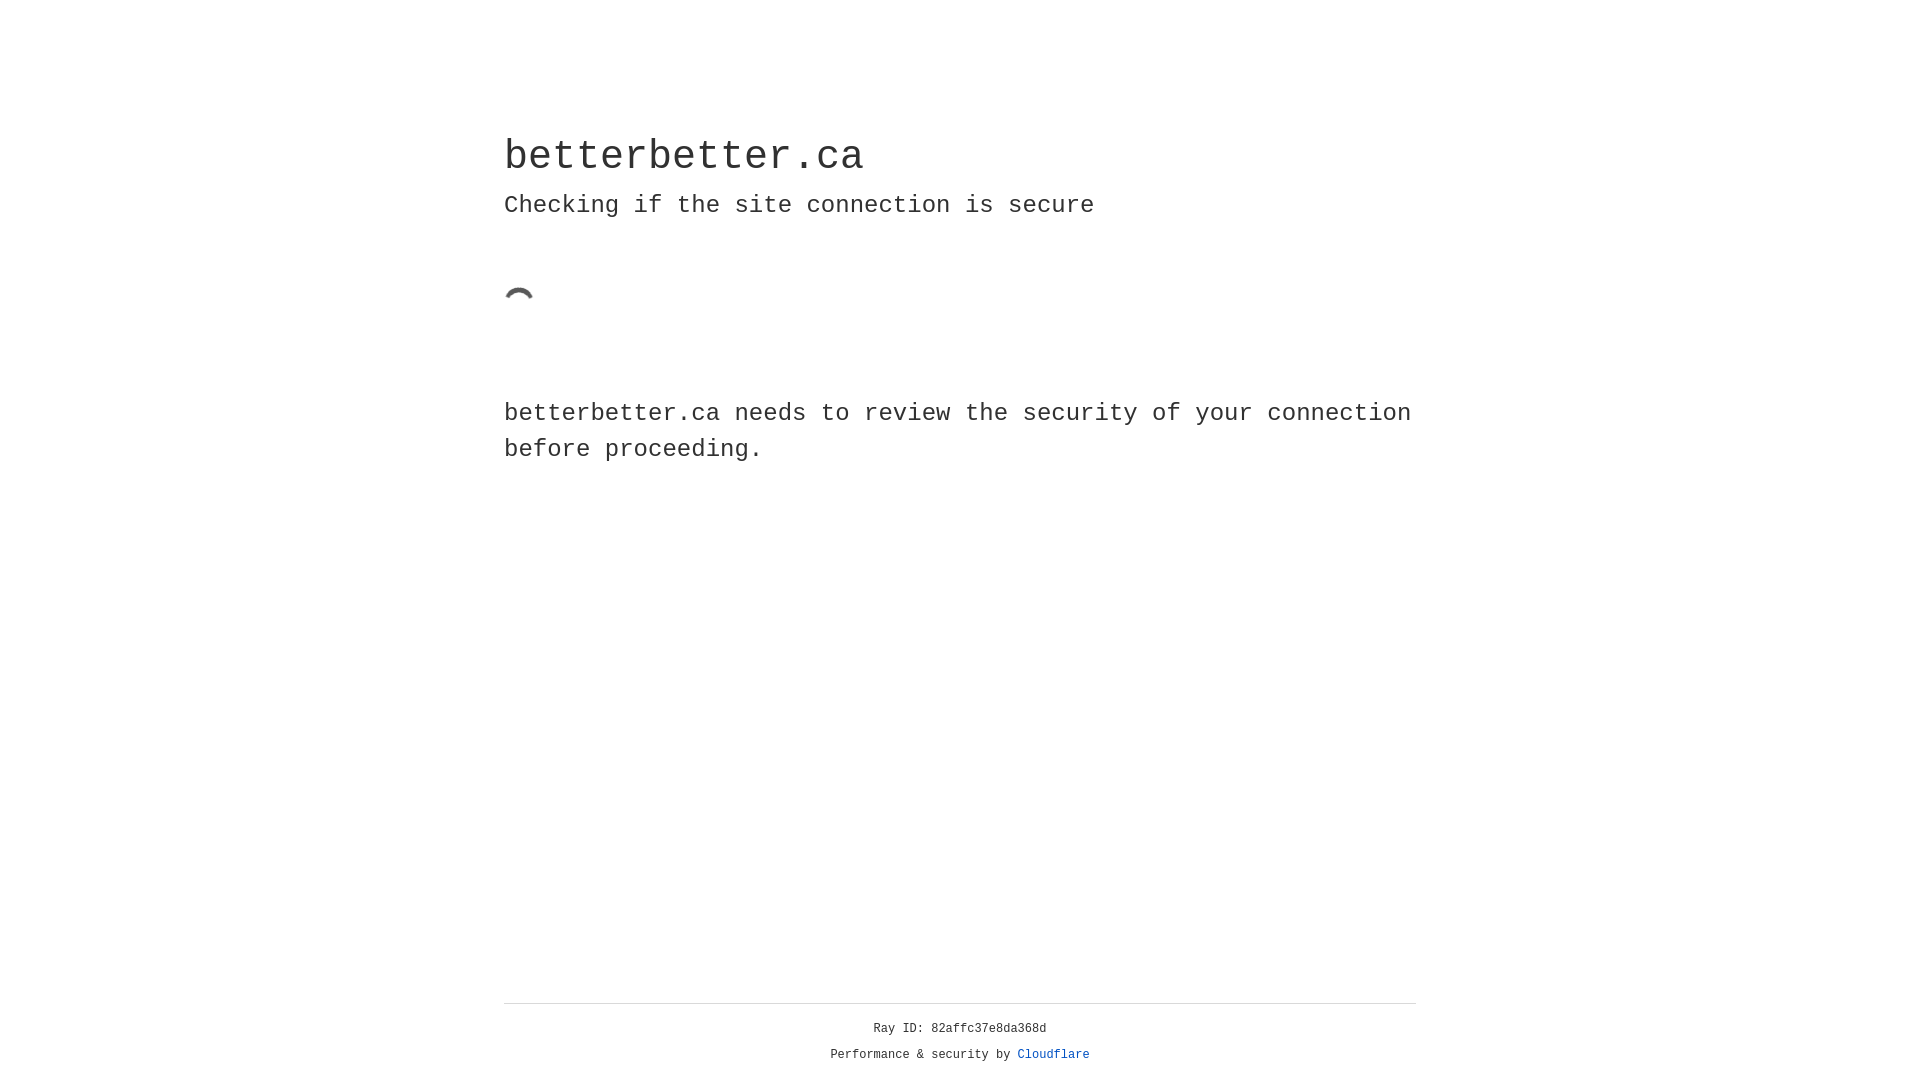 This screenshot has height=1080, width=1920. What do you see at coordinates (1053, 1054) in the screenshot?
I see `'Cloudflare'` at bounding box center [1053, 1054].